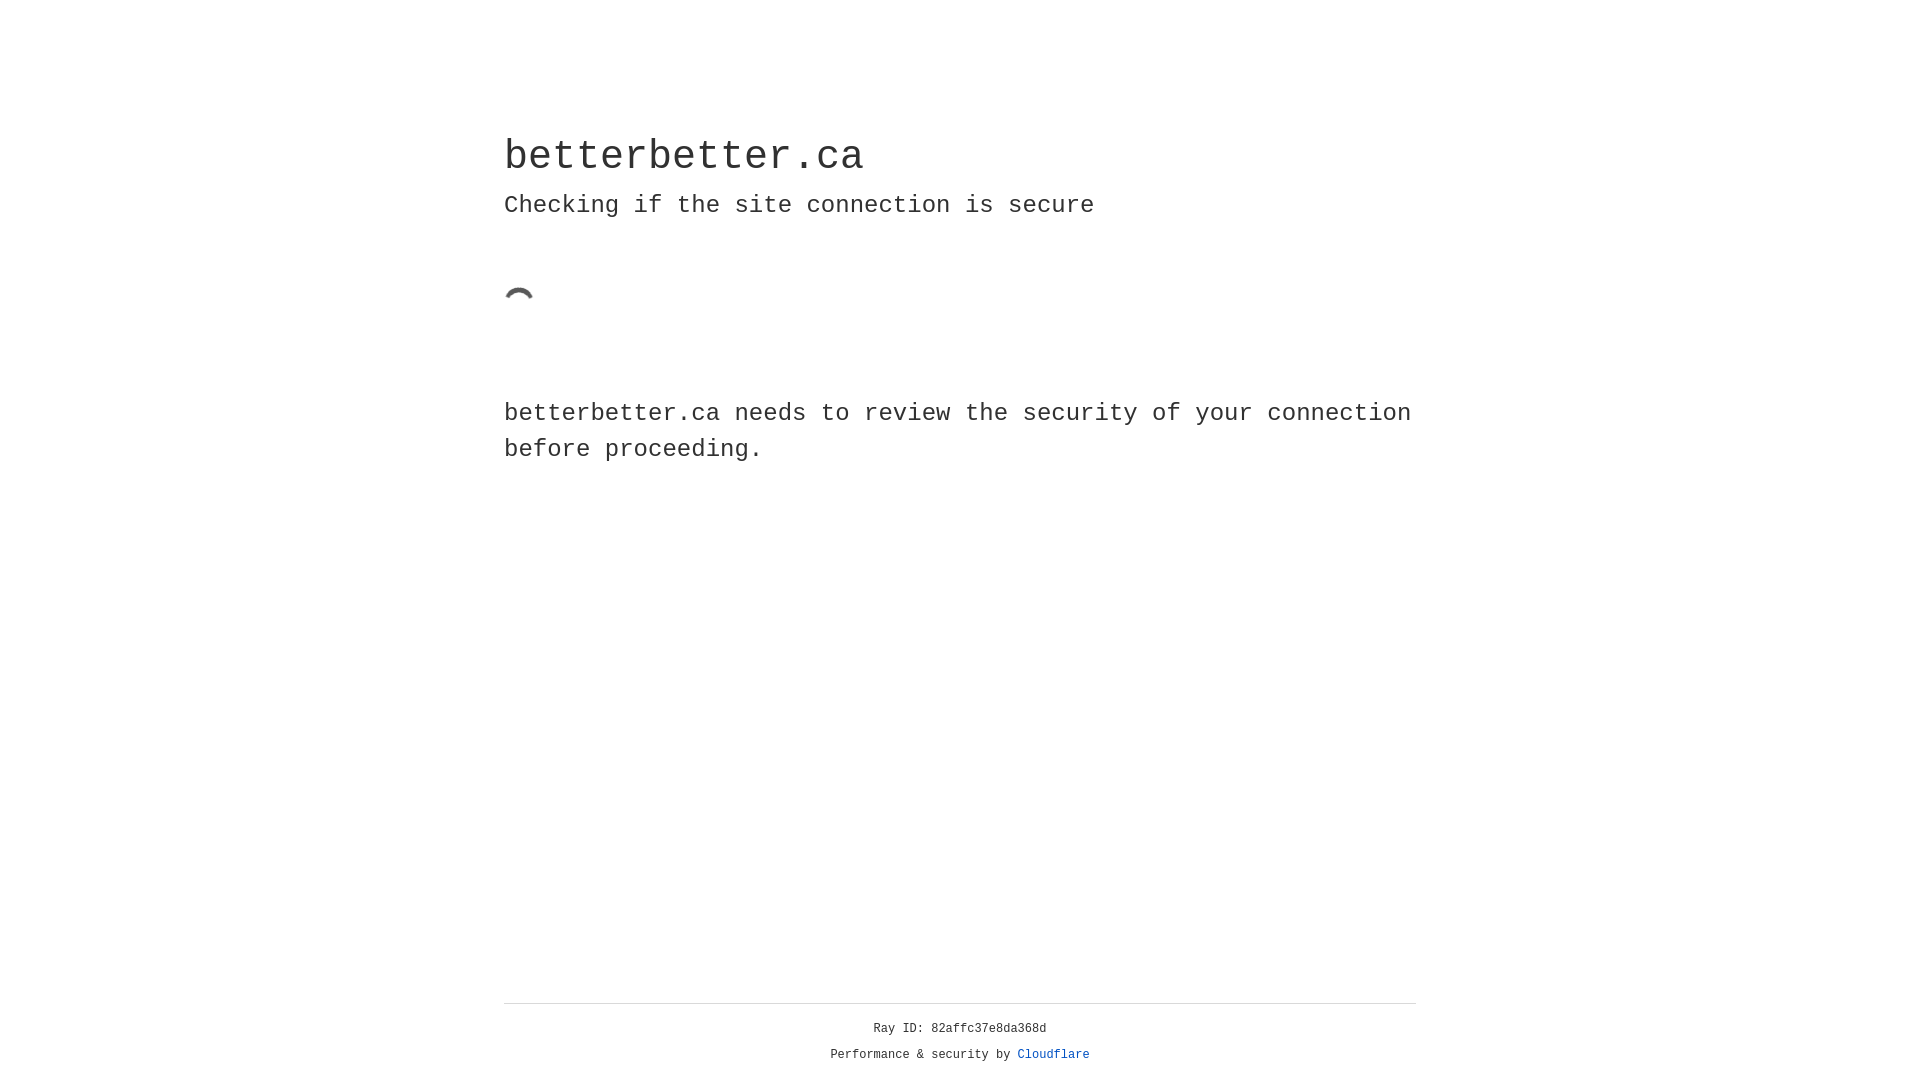 This screenshot has height=1080, width=1920. What do you see at coordinates (1053, 1054) in the screenshot?
I see `'Cloudflare'` at bounding box center [1053, 1054].